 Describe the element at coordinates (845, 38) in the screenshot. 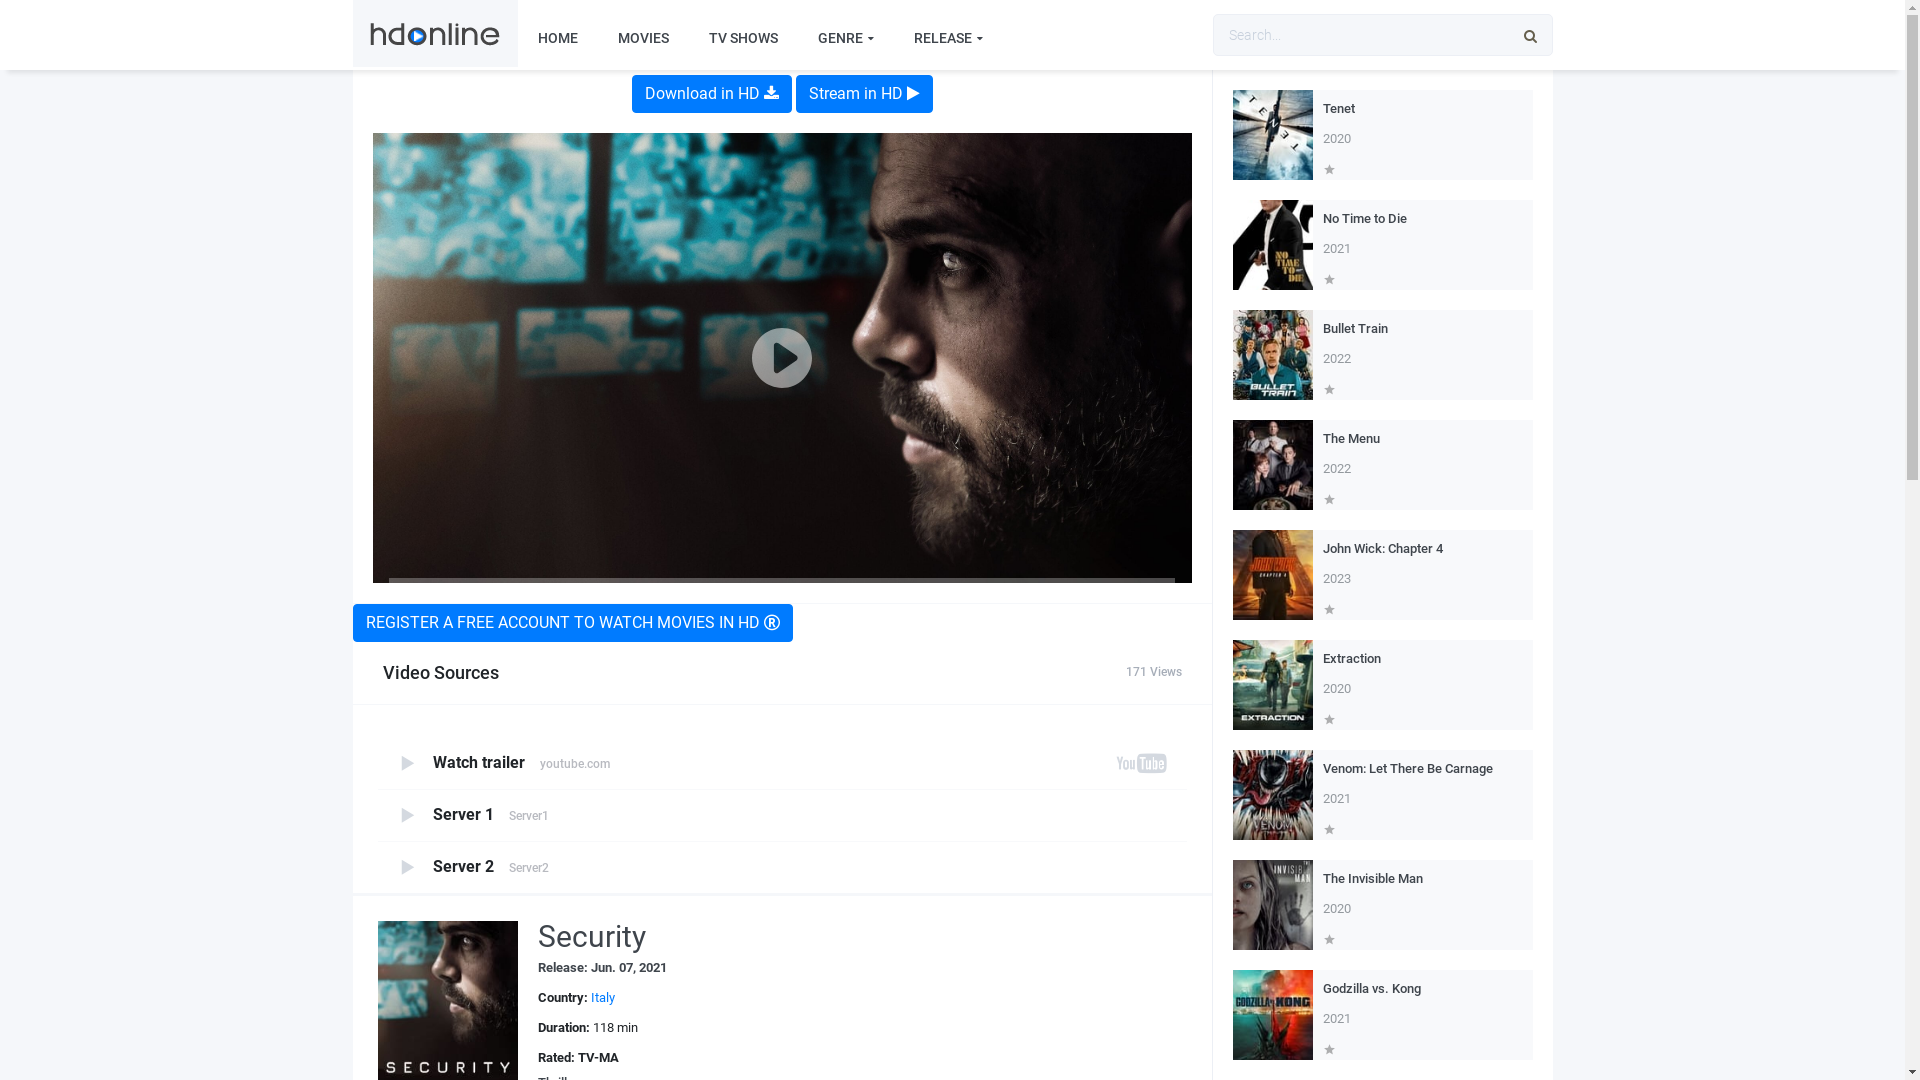

I see `'GENRE'` at that location.